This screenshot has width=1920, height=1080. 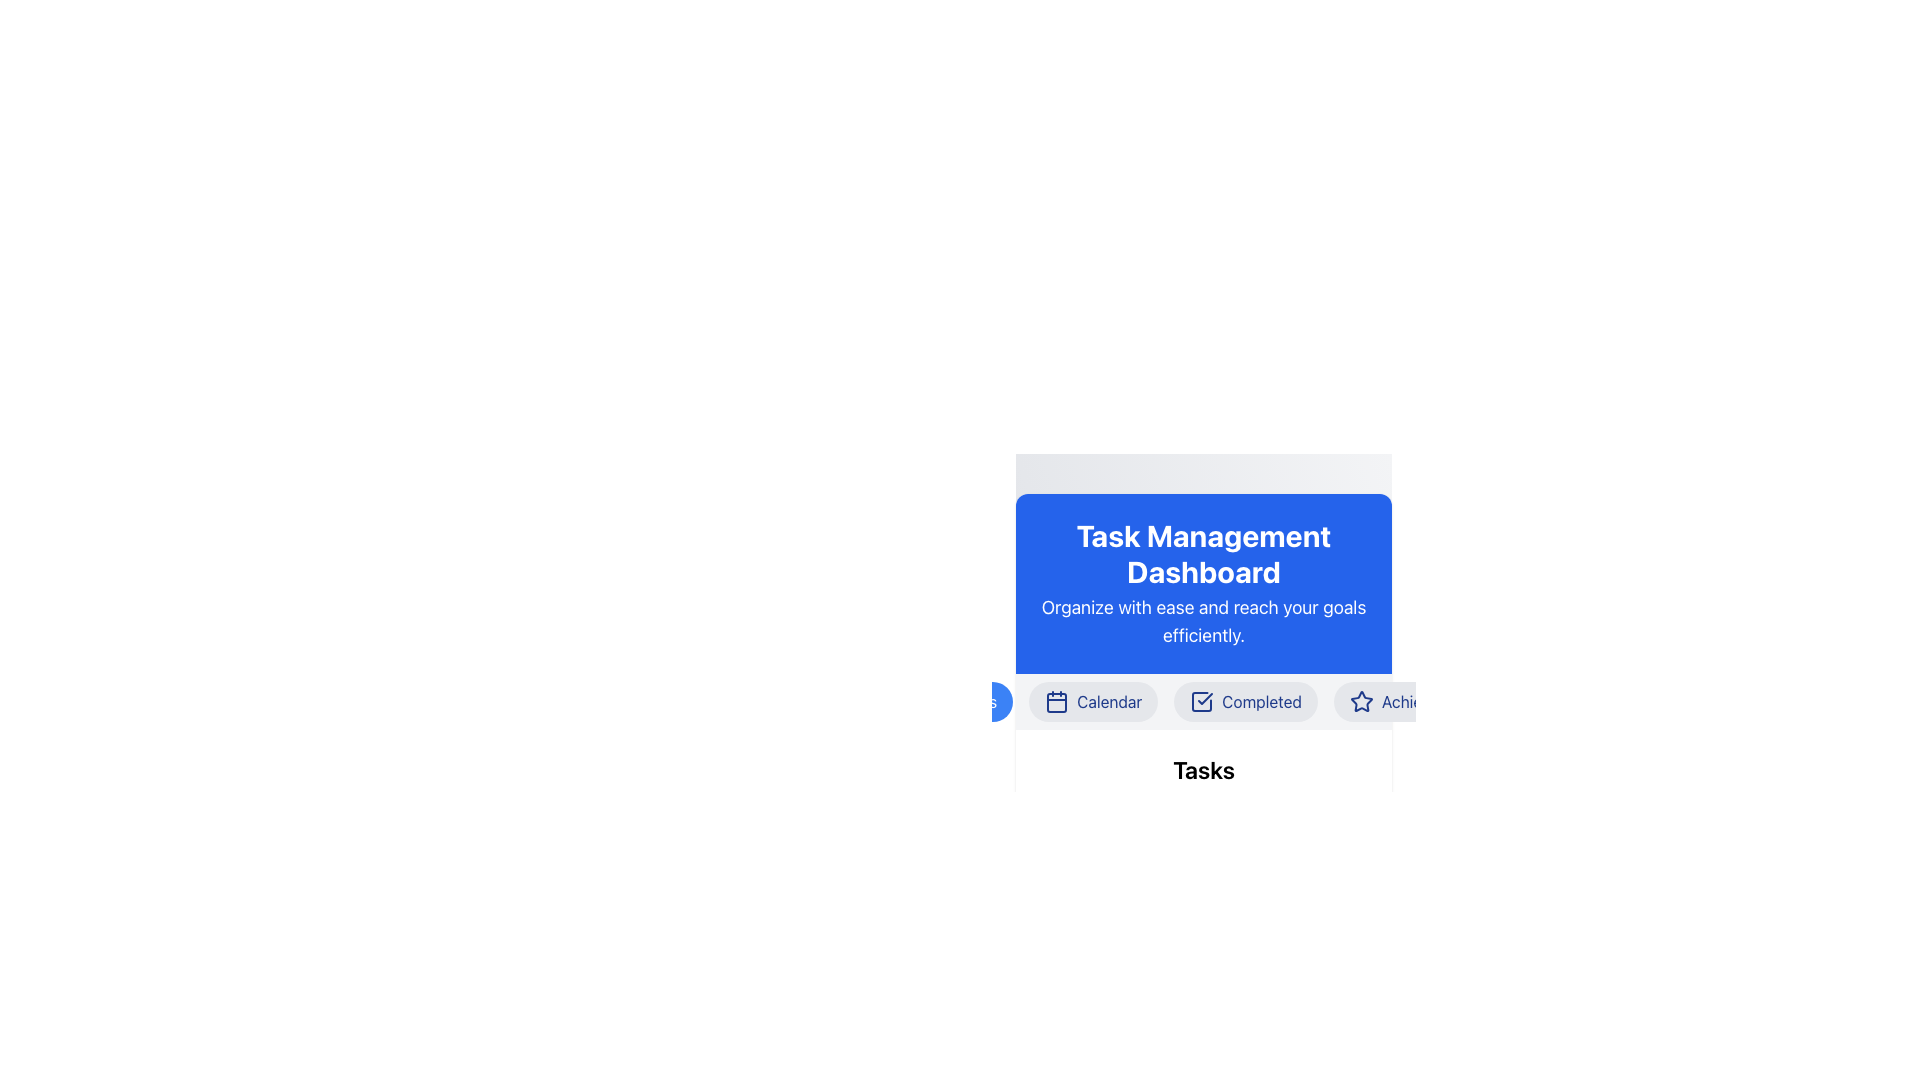 I want to click on the 'Completed' button, so click(x=1203, y=701).